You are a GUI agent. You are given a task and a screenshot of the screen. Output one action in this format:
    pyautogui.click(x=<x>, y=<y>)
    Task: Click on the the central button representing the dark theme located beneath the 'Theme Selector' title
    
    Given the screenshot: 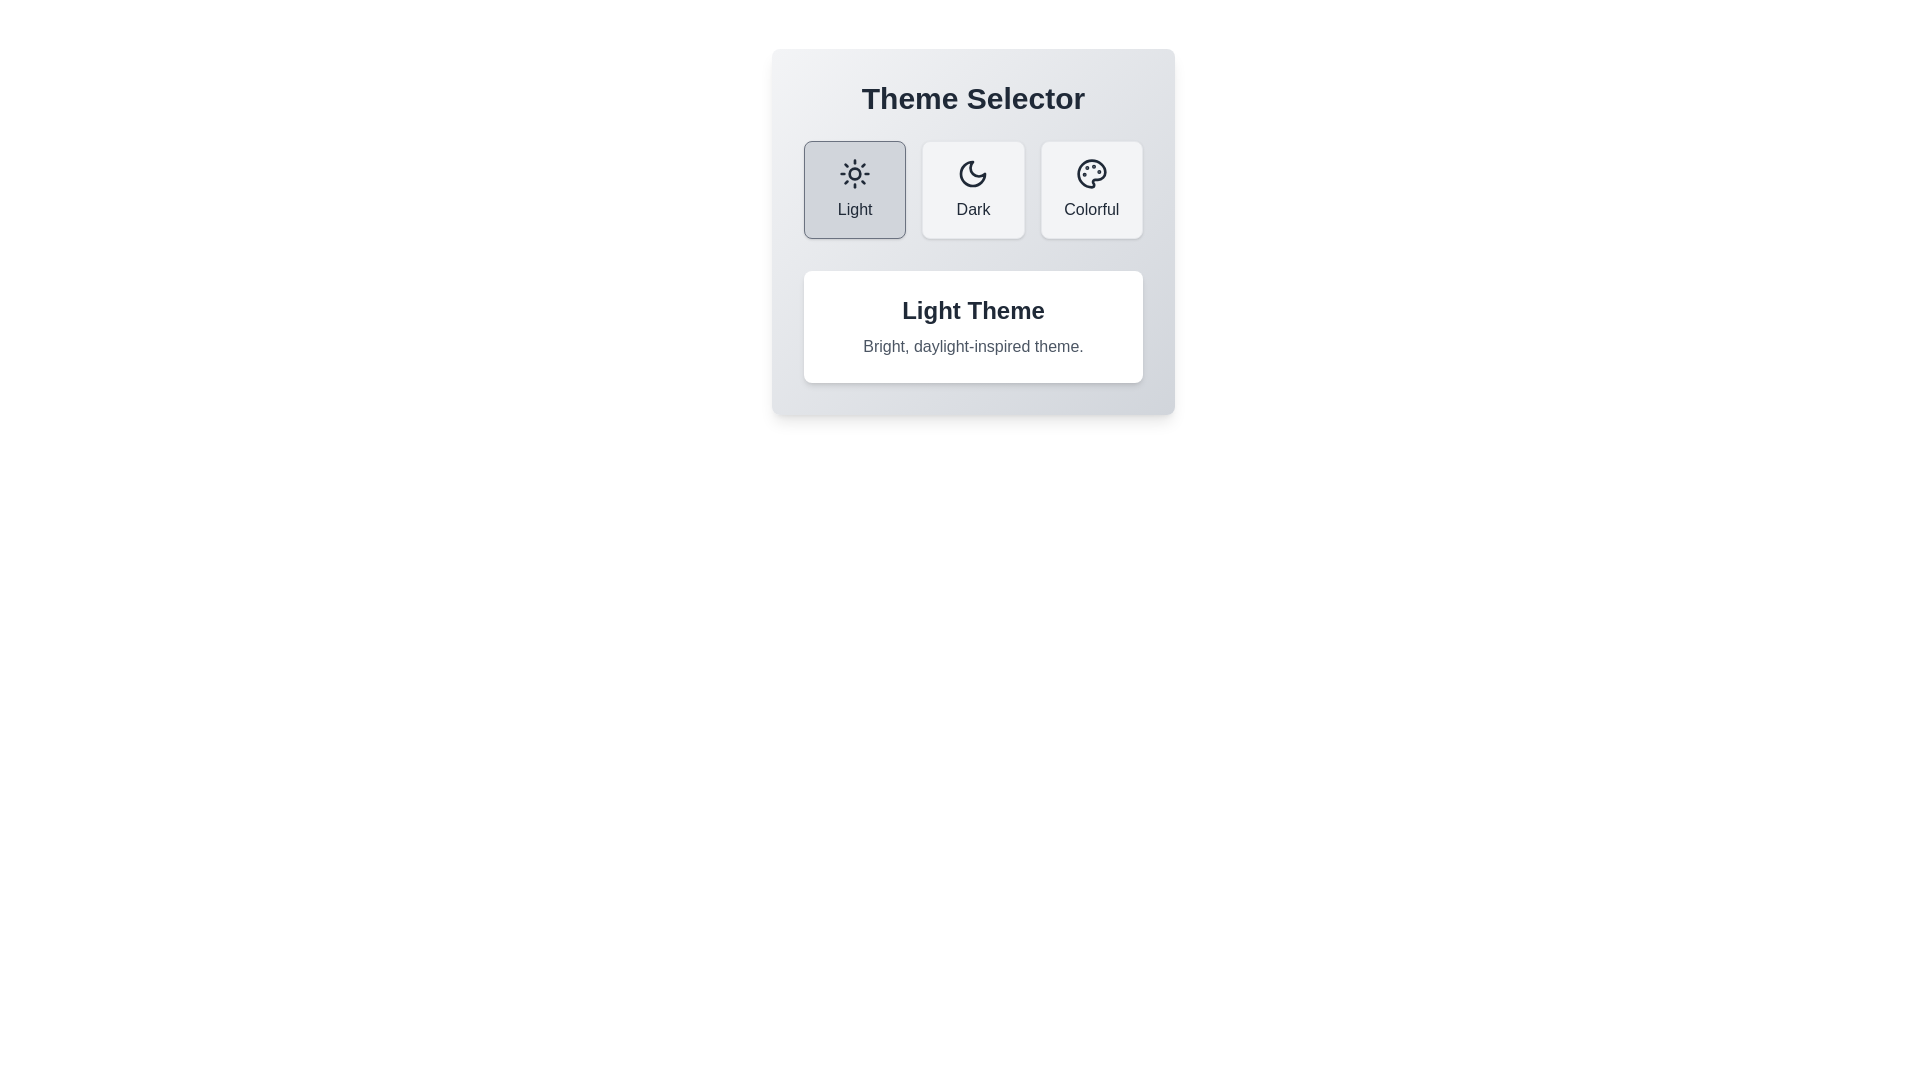 What is the action you would take?
    pyautogui.click(x=973, y=230)
    